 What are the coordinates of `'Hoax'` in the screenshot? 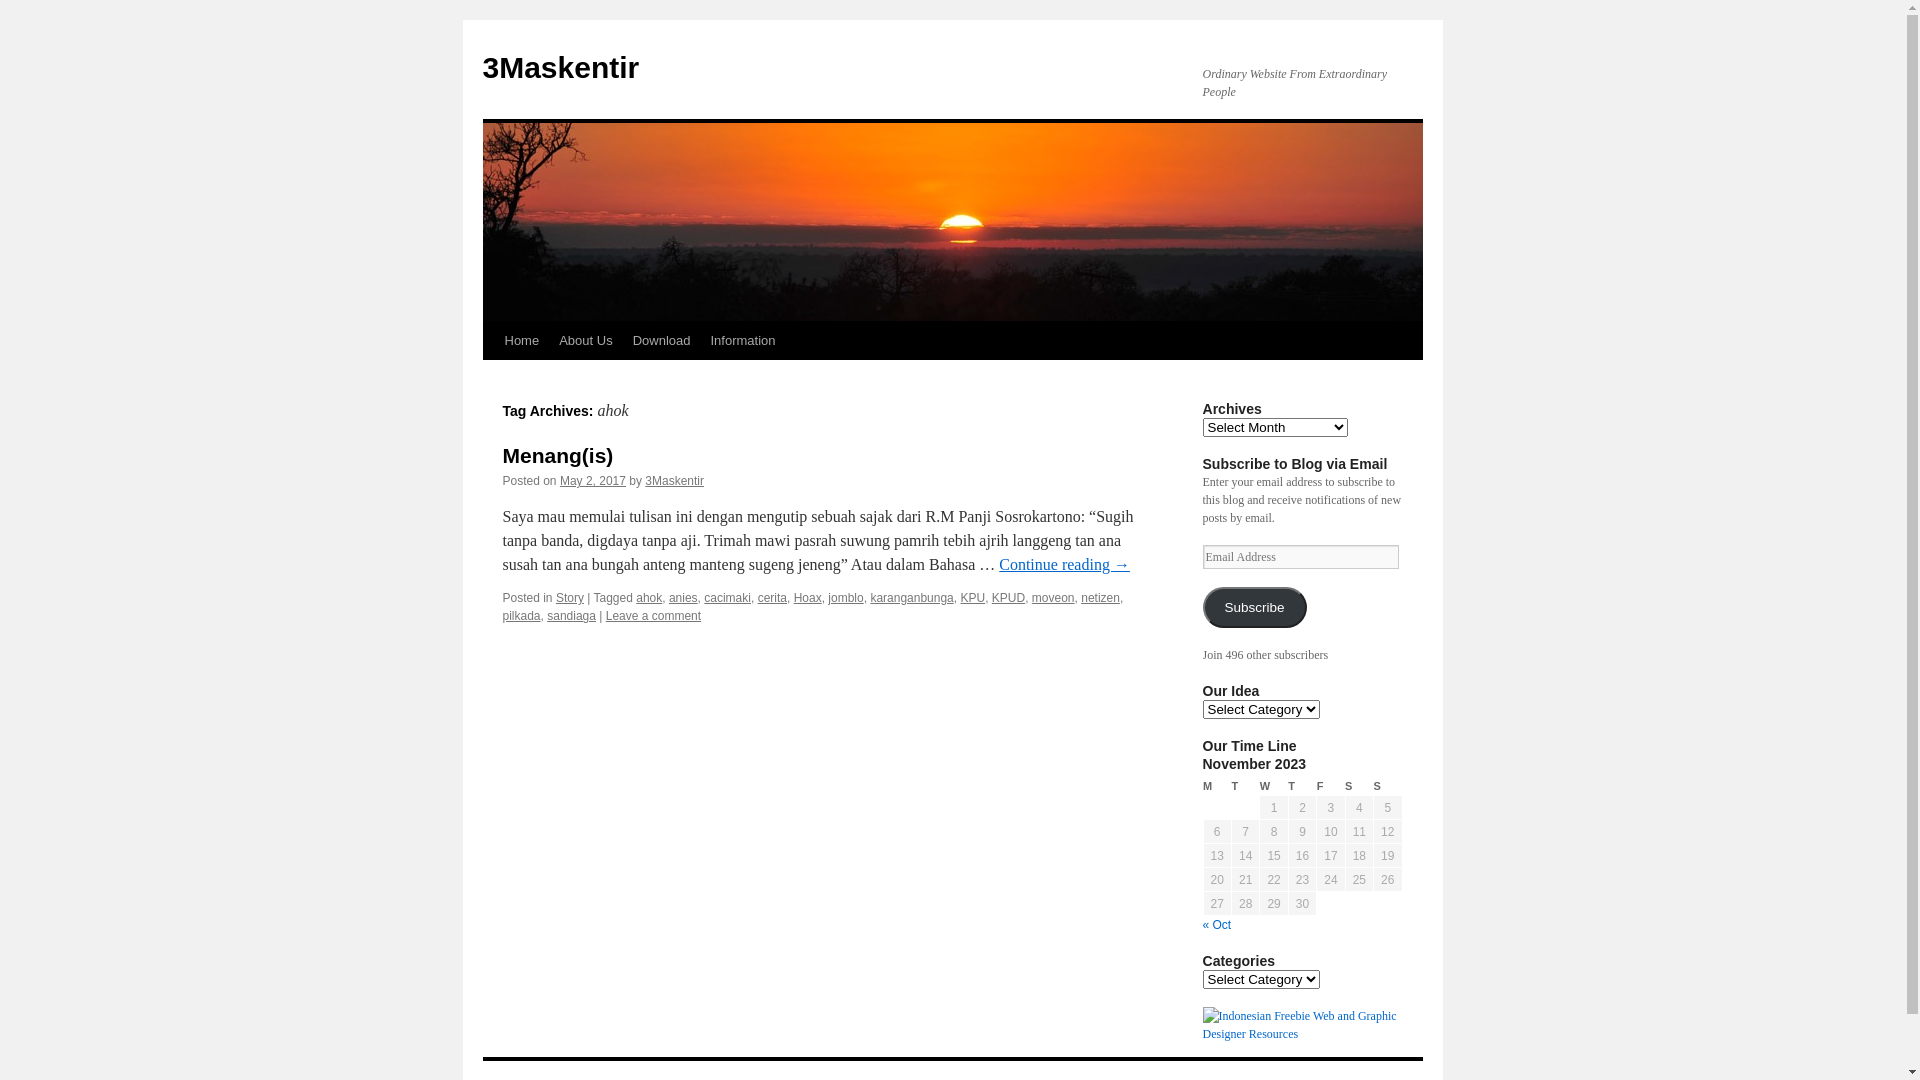 It's located at (807, 596).